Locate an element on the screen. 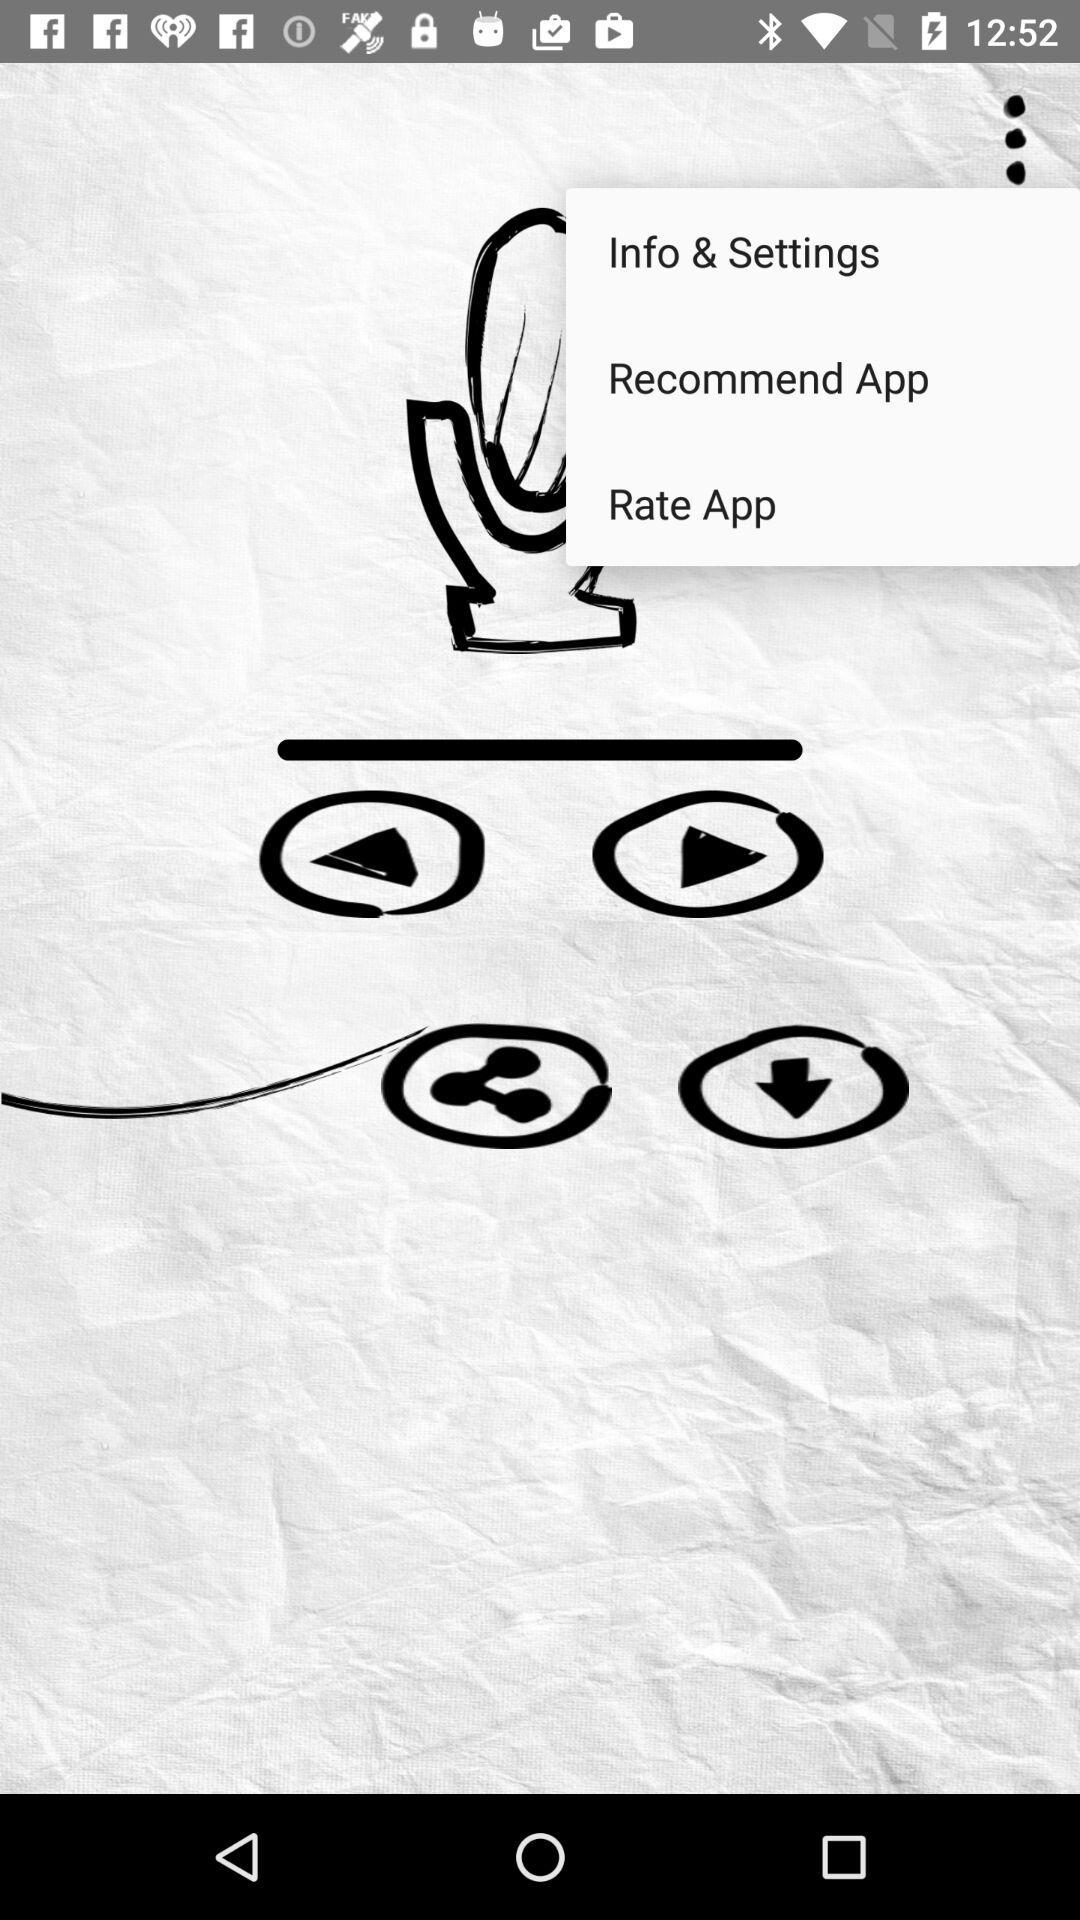 The width and height of the screenshot is (1080, 1920). share is located at coordinates (495, 1084).